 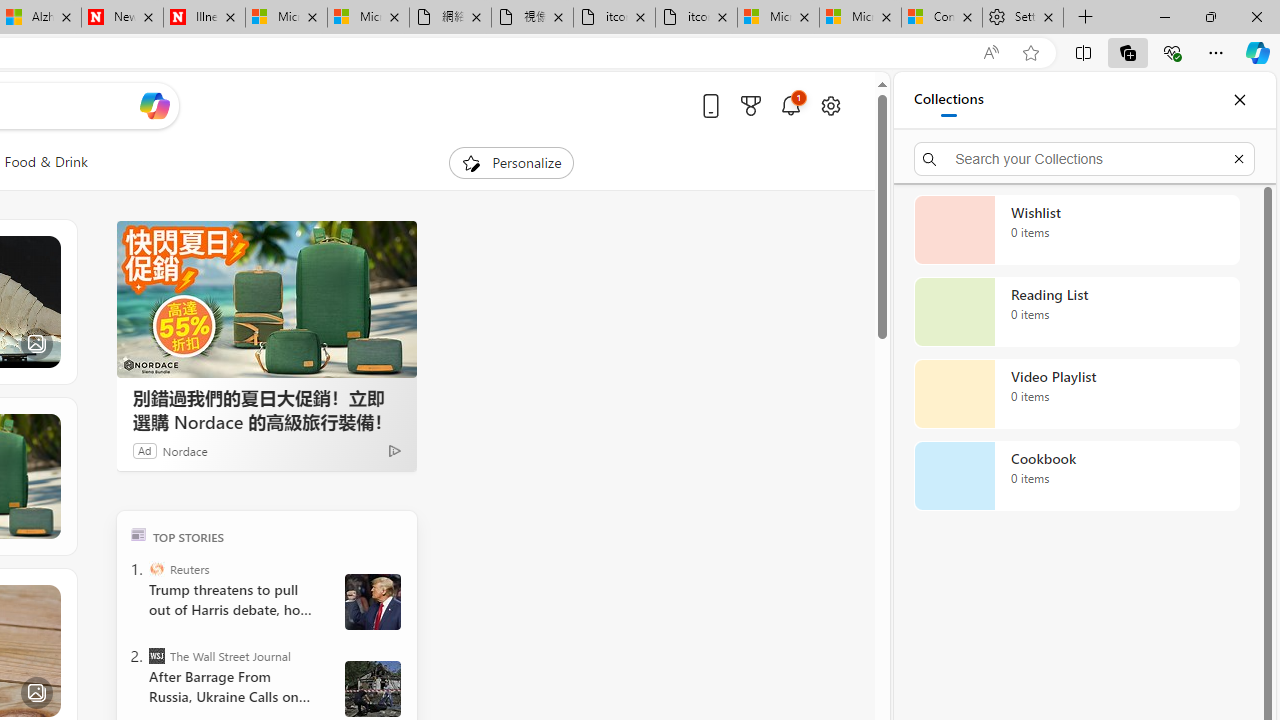 I want to click on 'Reuters', so click(x=155, y=568).